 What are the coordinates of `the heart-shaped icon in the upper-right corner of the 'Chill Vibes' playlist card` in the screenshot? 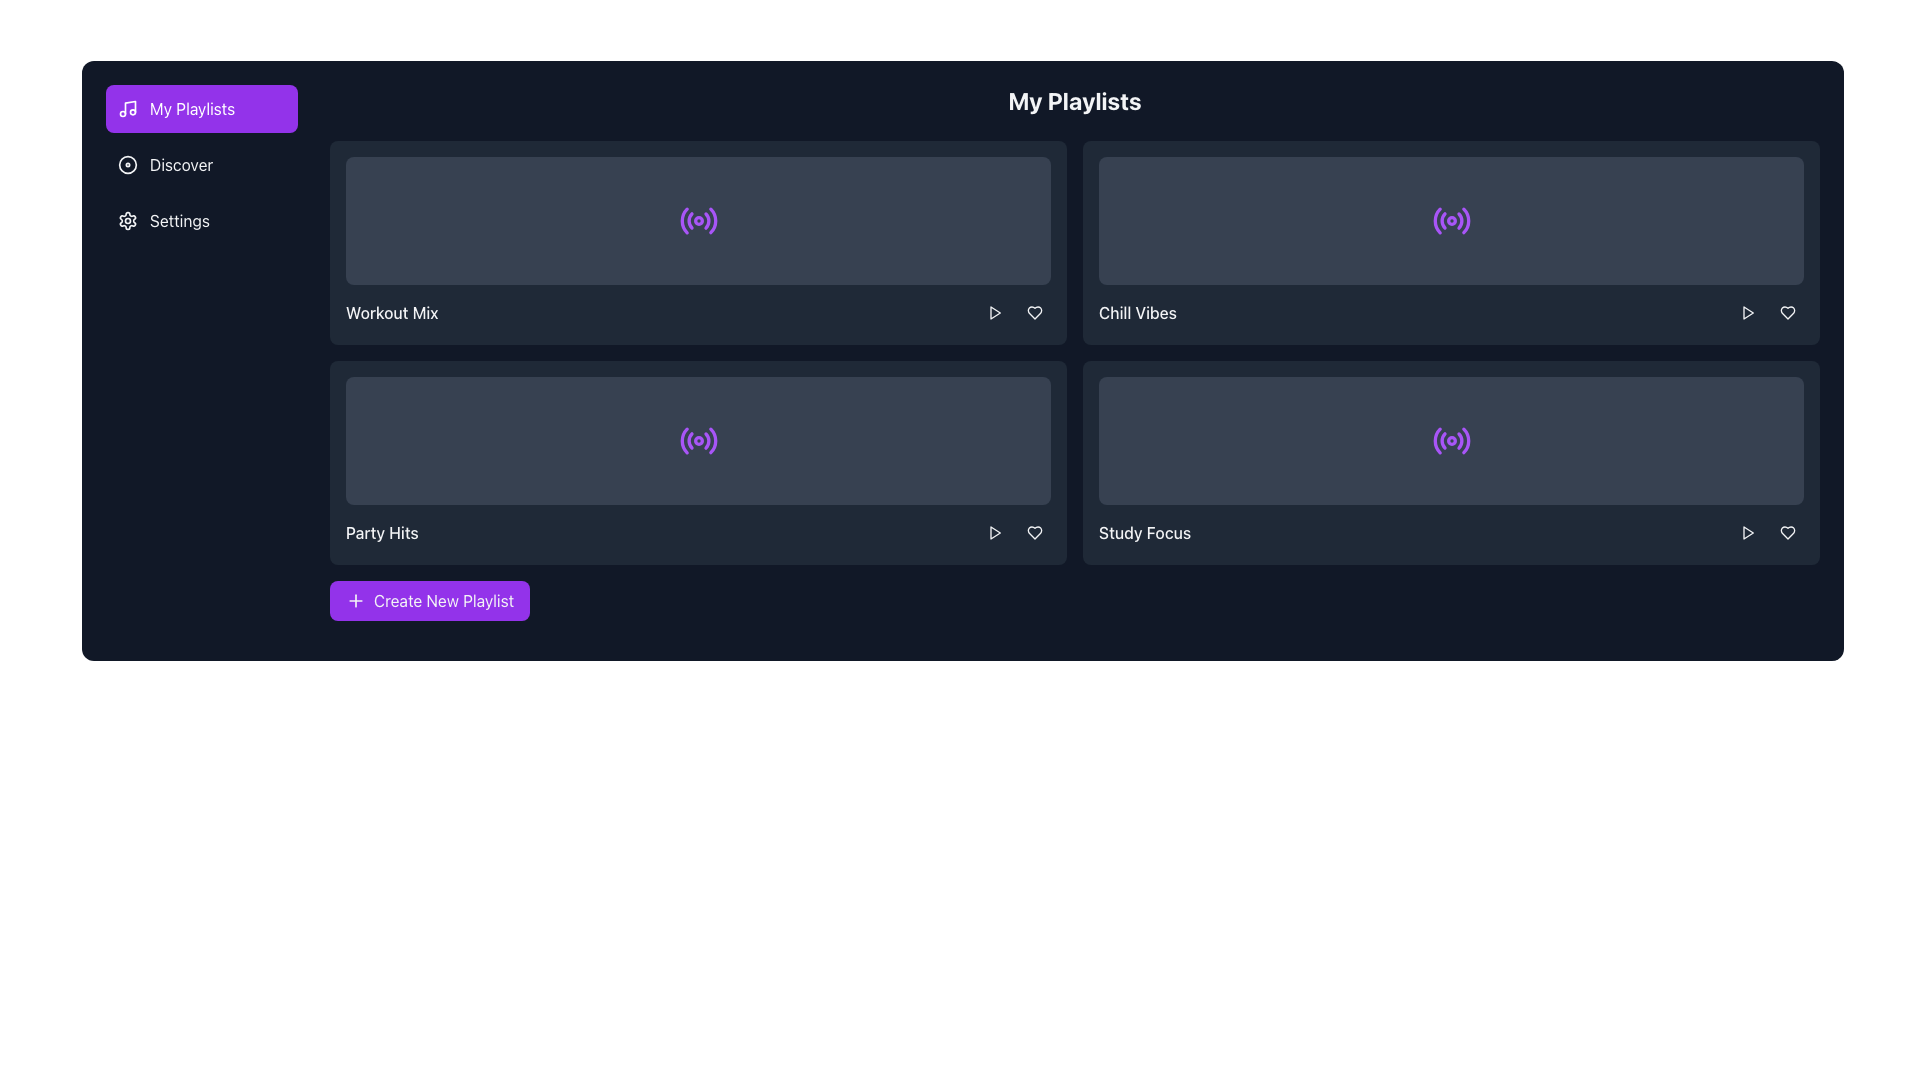 It's located at (1788, 312).